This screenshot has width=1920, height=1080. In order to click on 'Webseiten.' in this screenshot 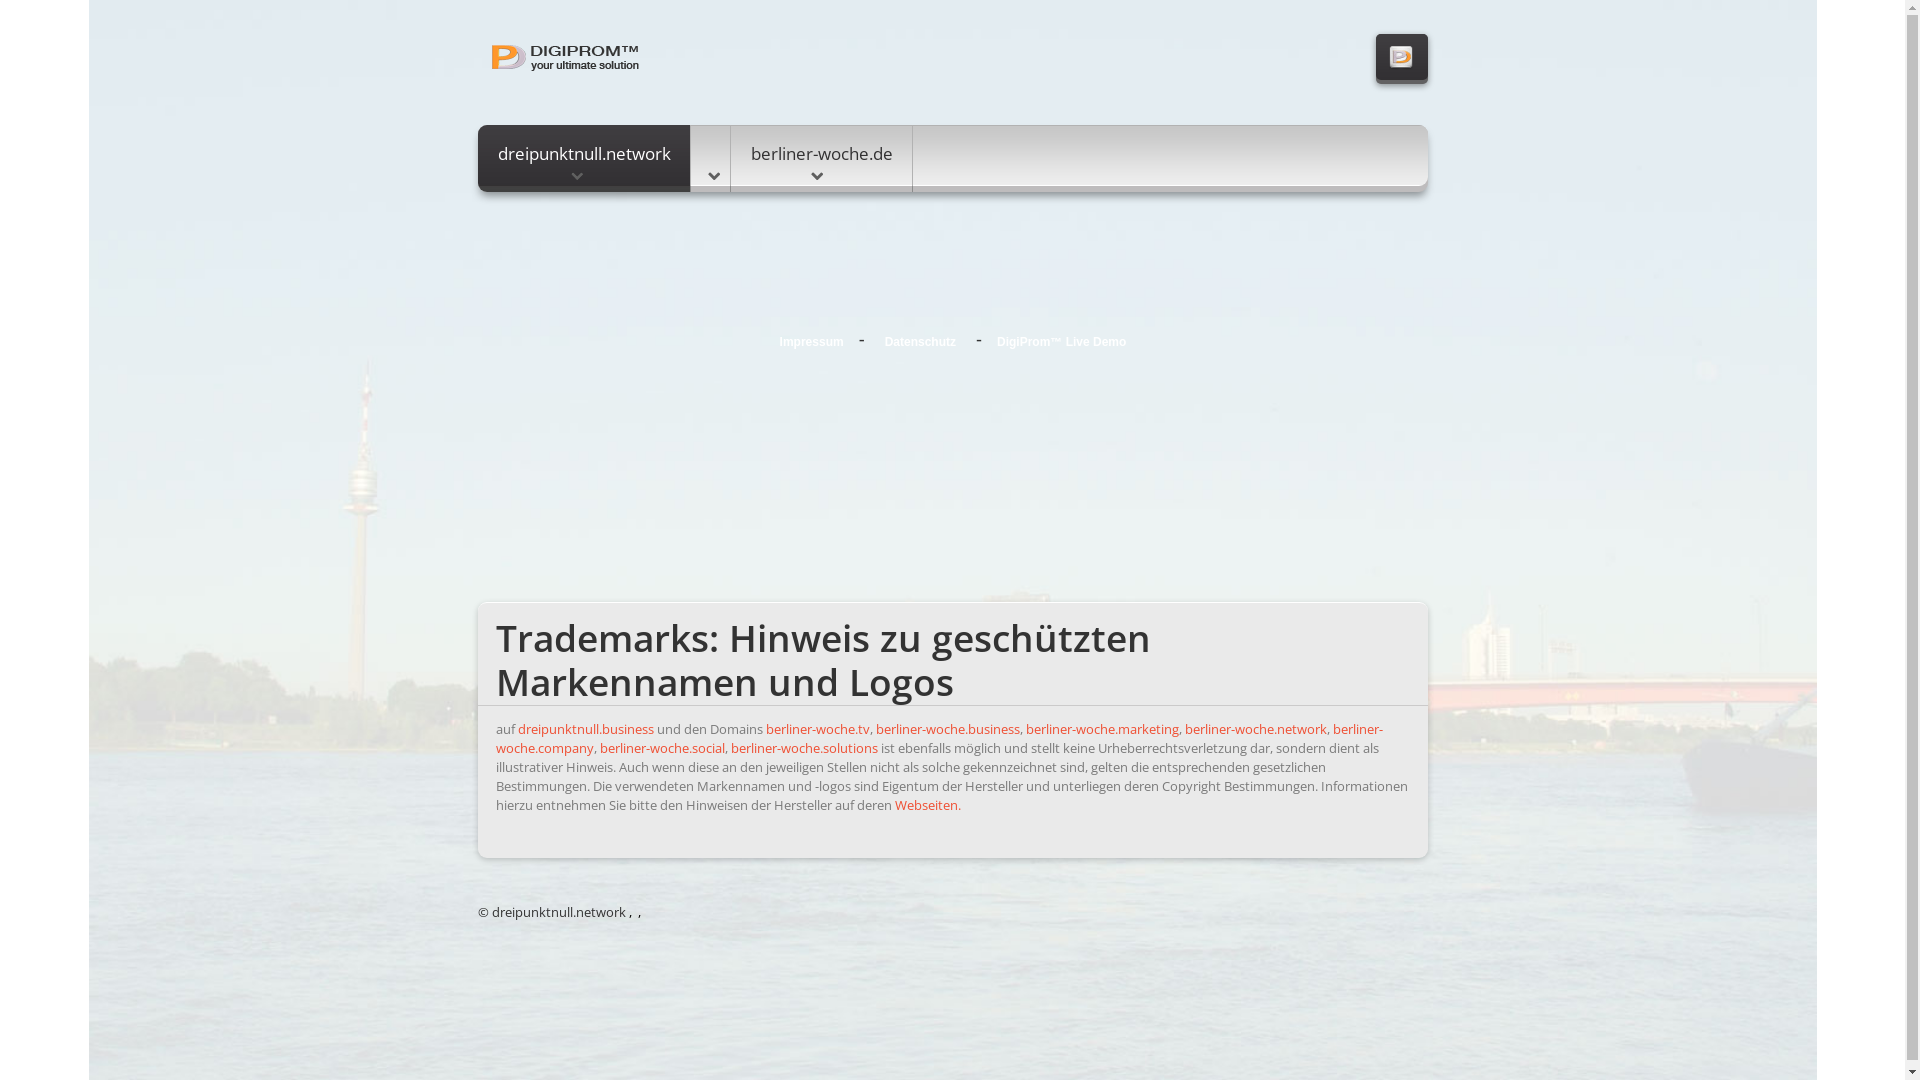, I will do `click(925, 804)`.